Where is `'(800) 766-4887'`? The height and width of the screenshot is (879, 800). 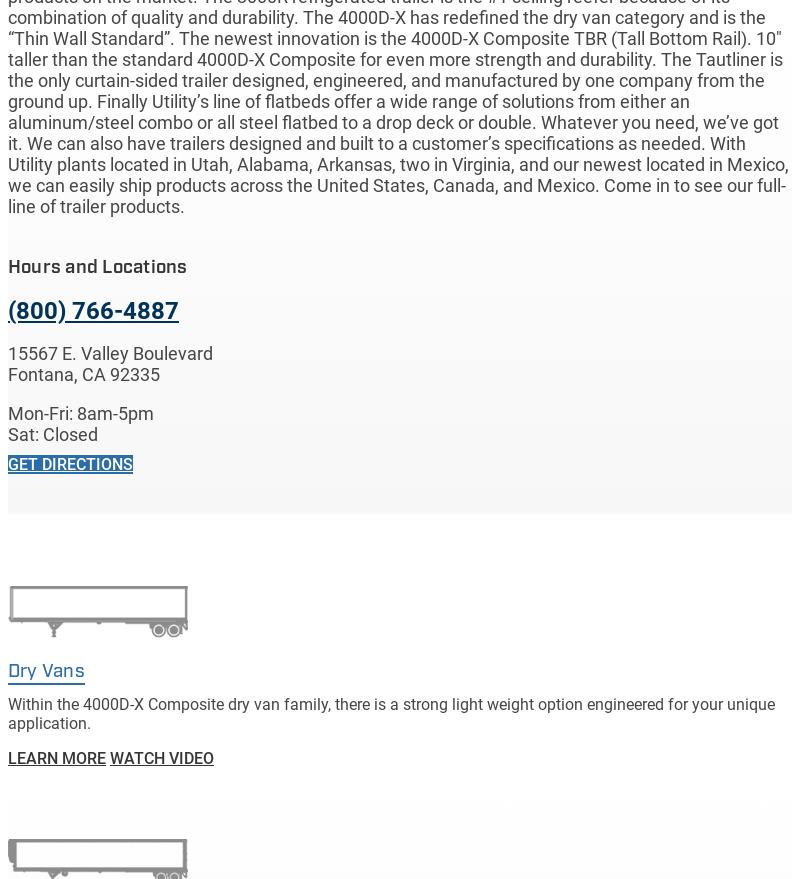 '(800) 766-4887' is located at coordinates (93, 310).